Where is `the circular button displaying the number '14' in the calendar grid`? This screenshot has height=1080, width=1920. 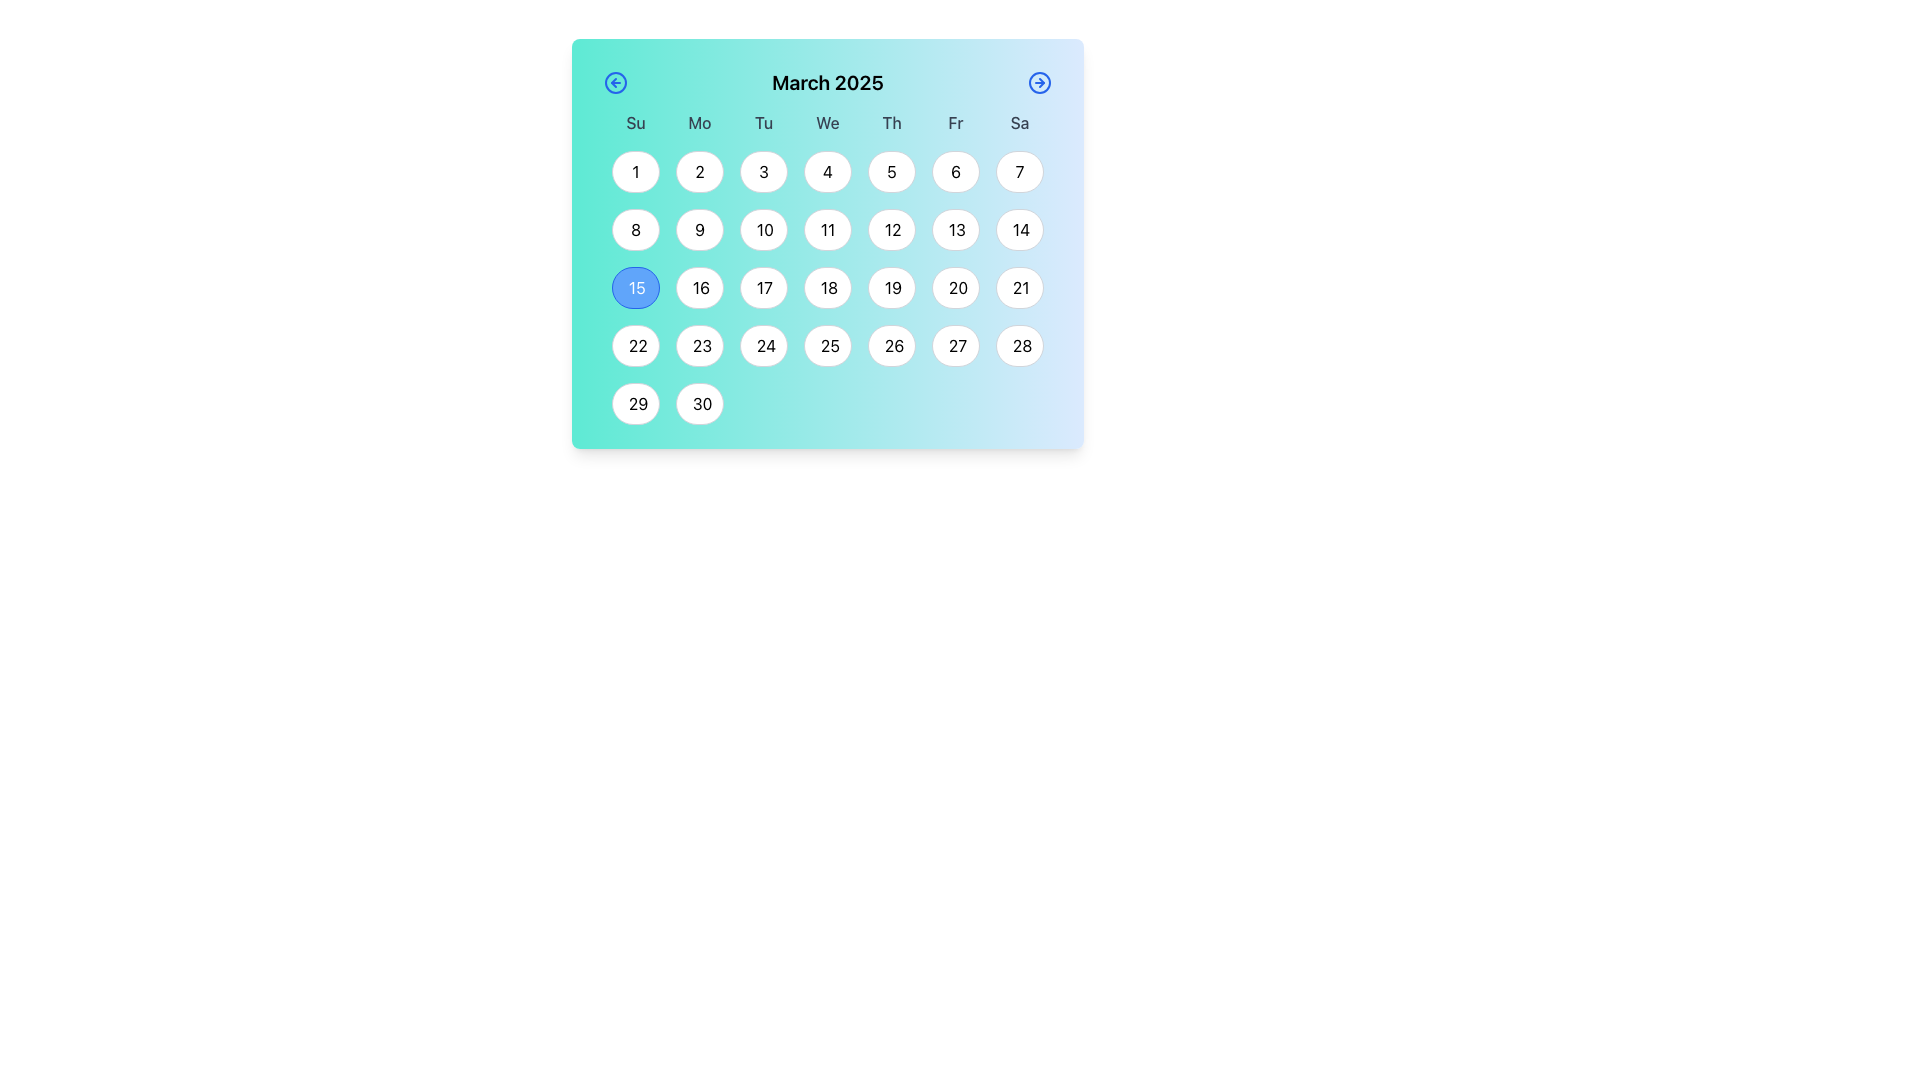
the circular button displaying the number '14' in the calendar grid is located at coordinates (1019, 229).